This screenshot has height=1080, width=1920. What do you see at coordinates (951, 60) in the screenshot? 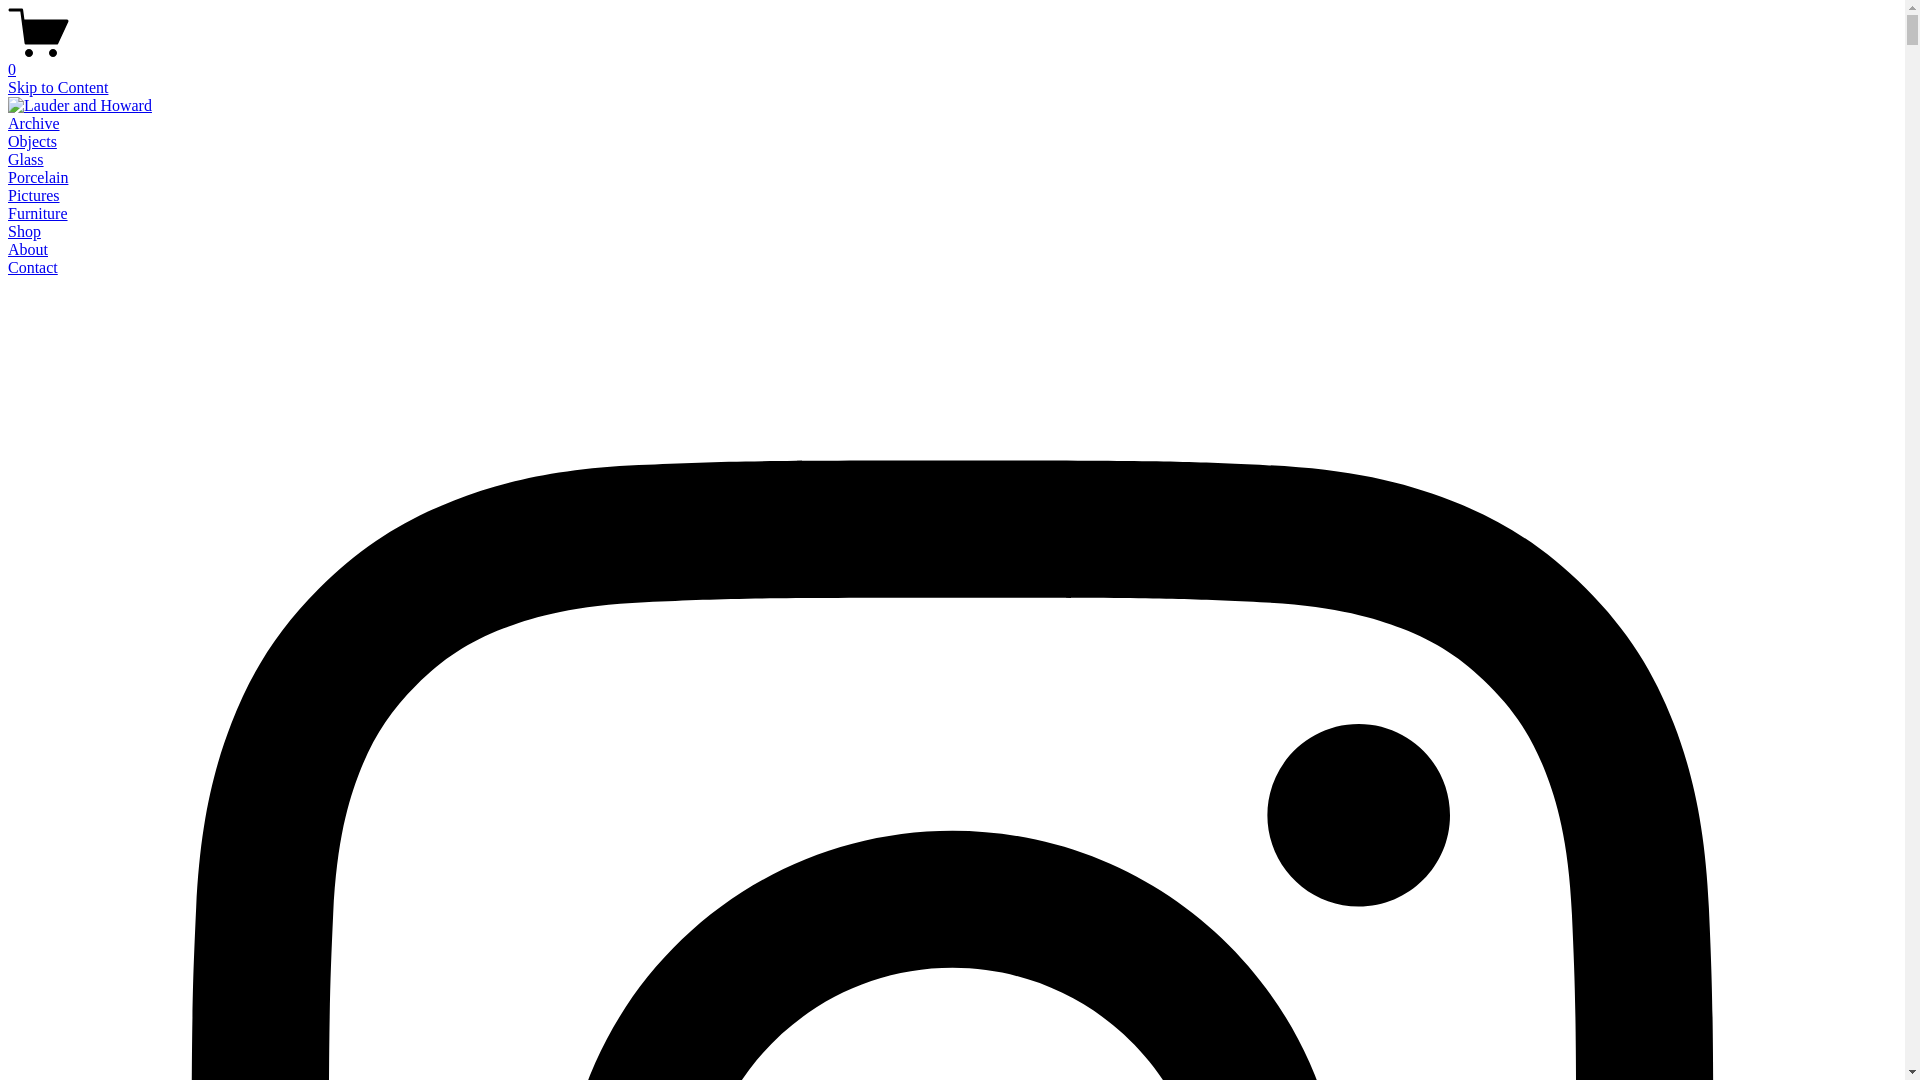
I see `'0'` at bounding box center [951, 60].